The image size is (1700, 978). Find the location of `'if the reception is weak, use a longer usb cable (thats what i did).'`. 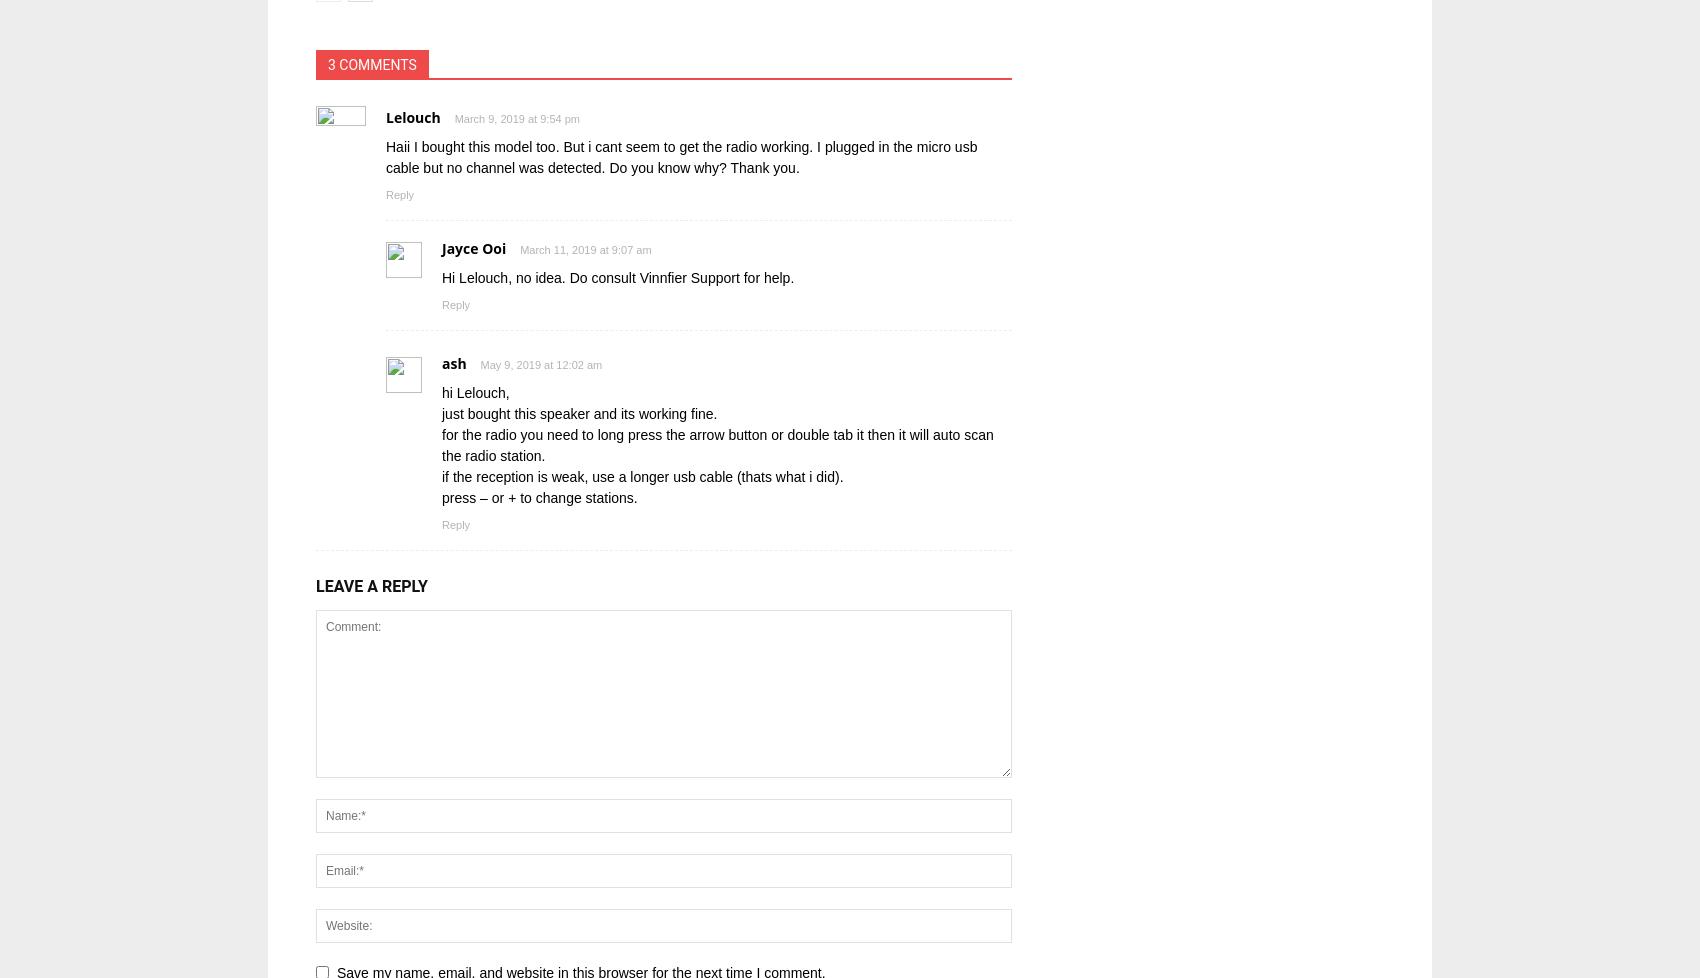

'if the reception is weak, use a longer usb cable (thats what i did).' is located at coordinates (642, 475).